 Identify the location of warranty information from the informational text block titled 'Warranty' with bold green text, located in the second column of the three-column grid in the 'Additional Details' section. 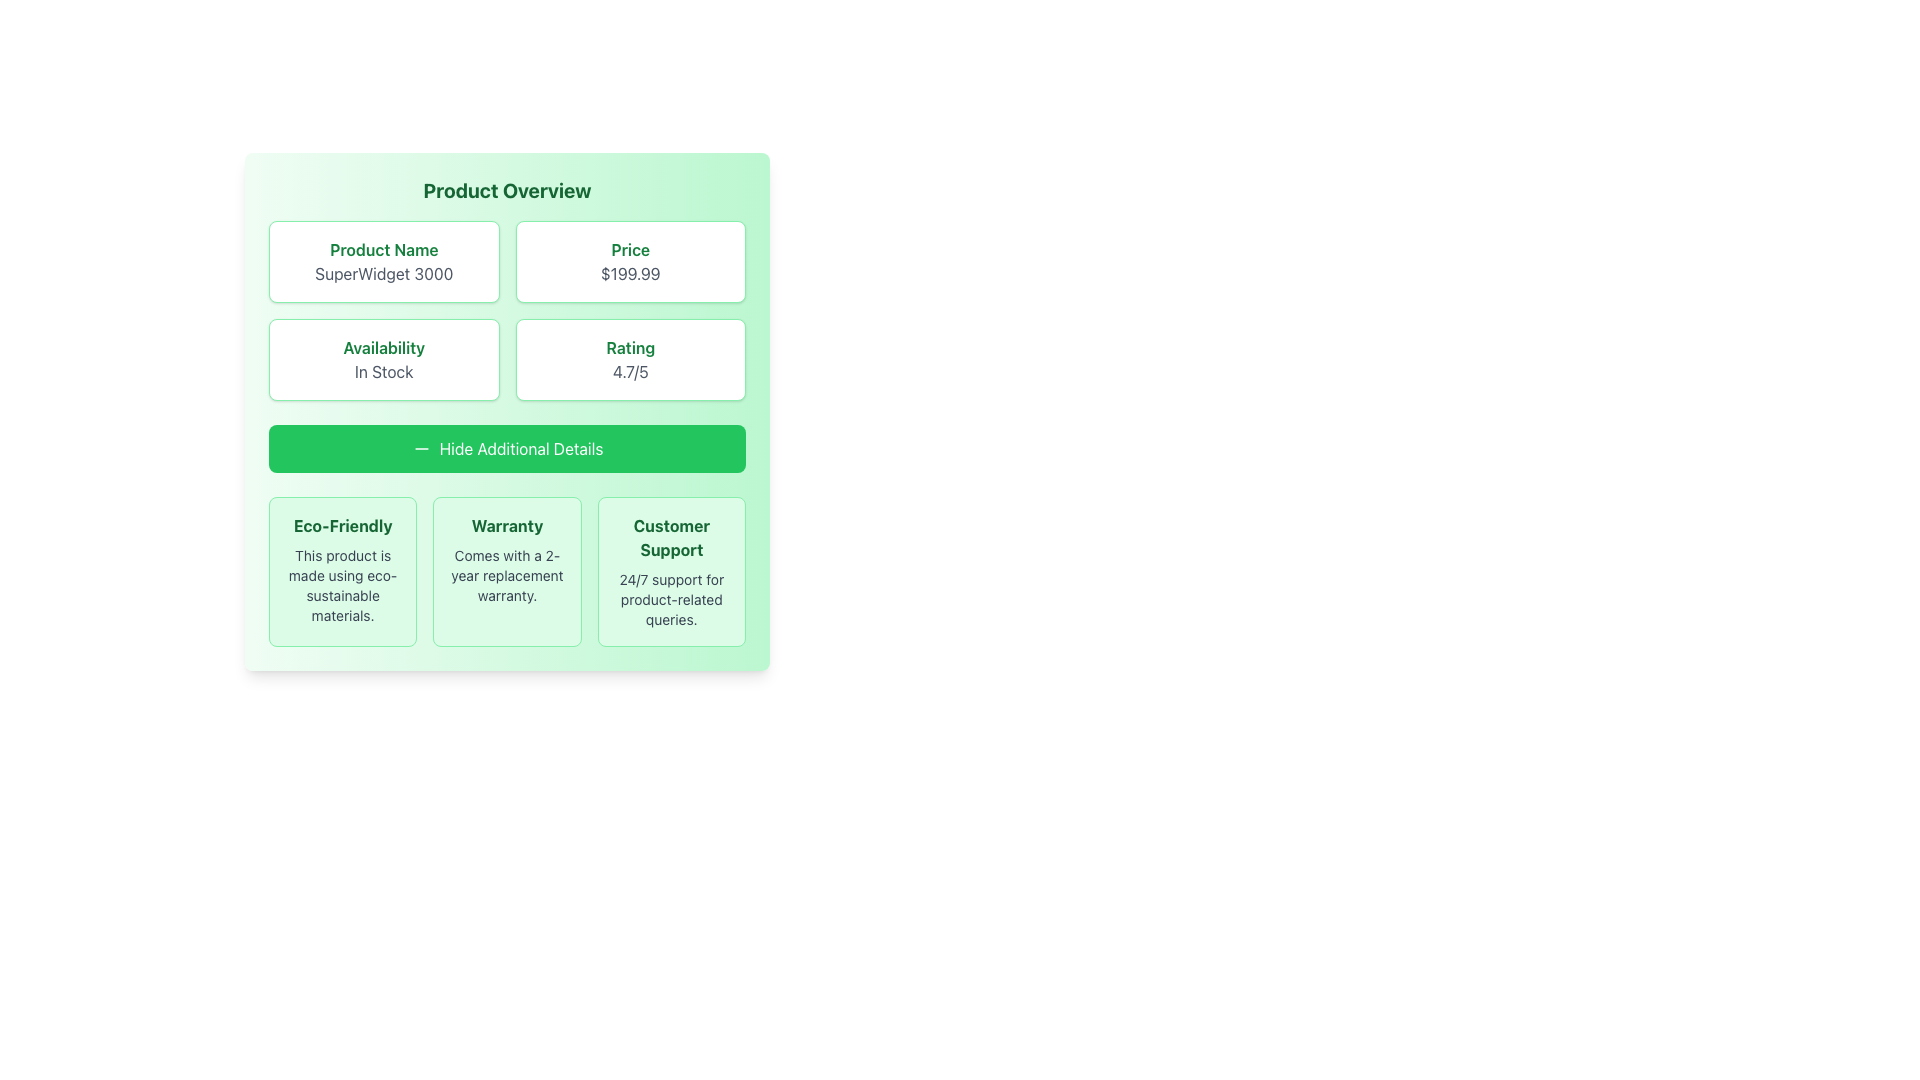
(507, 571).